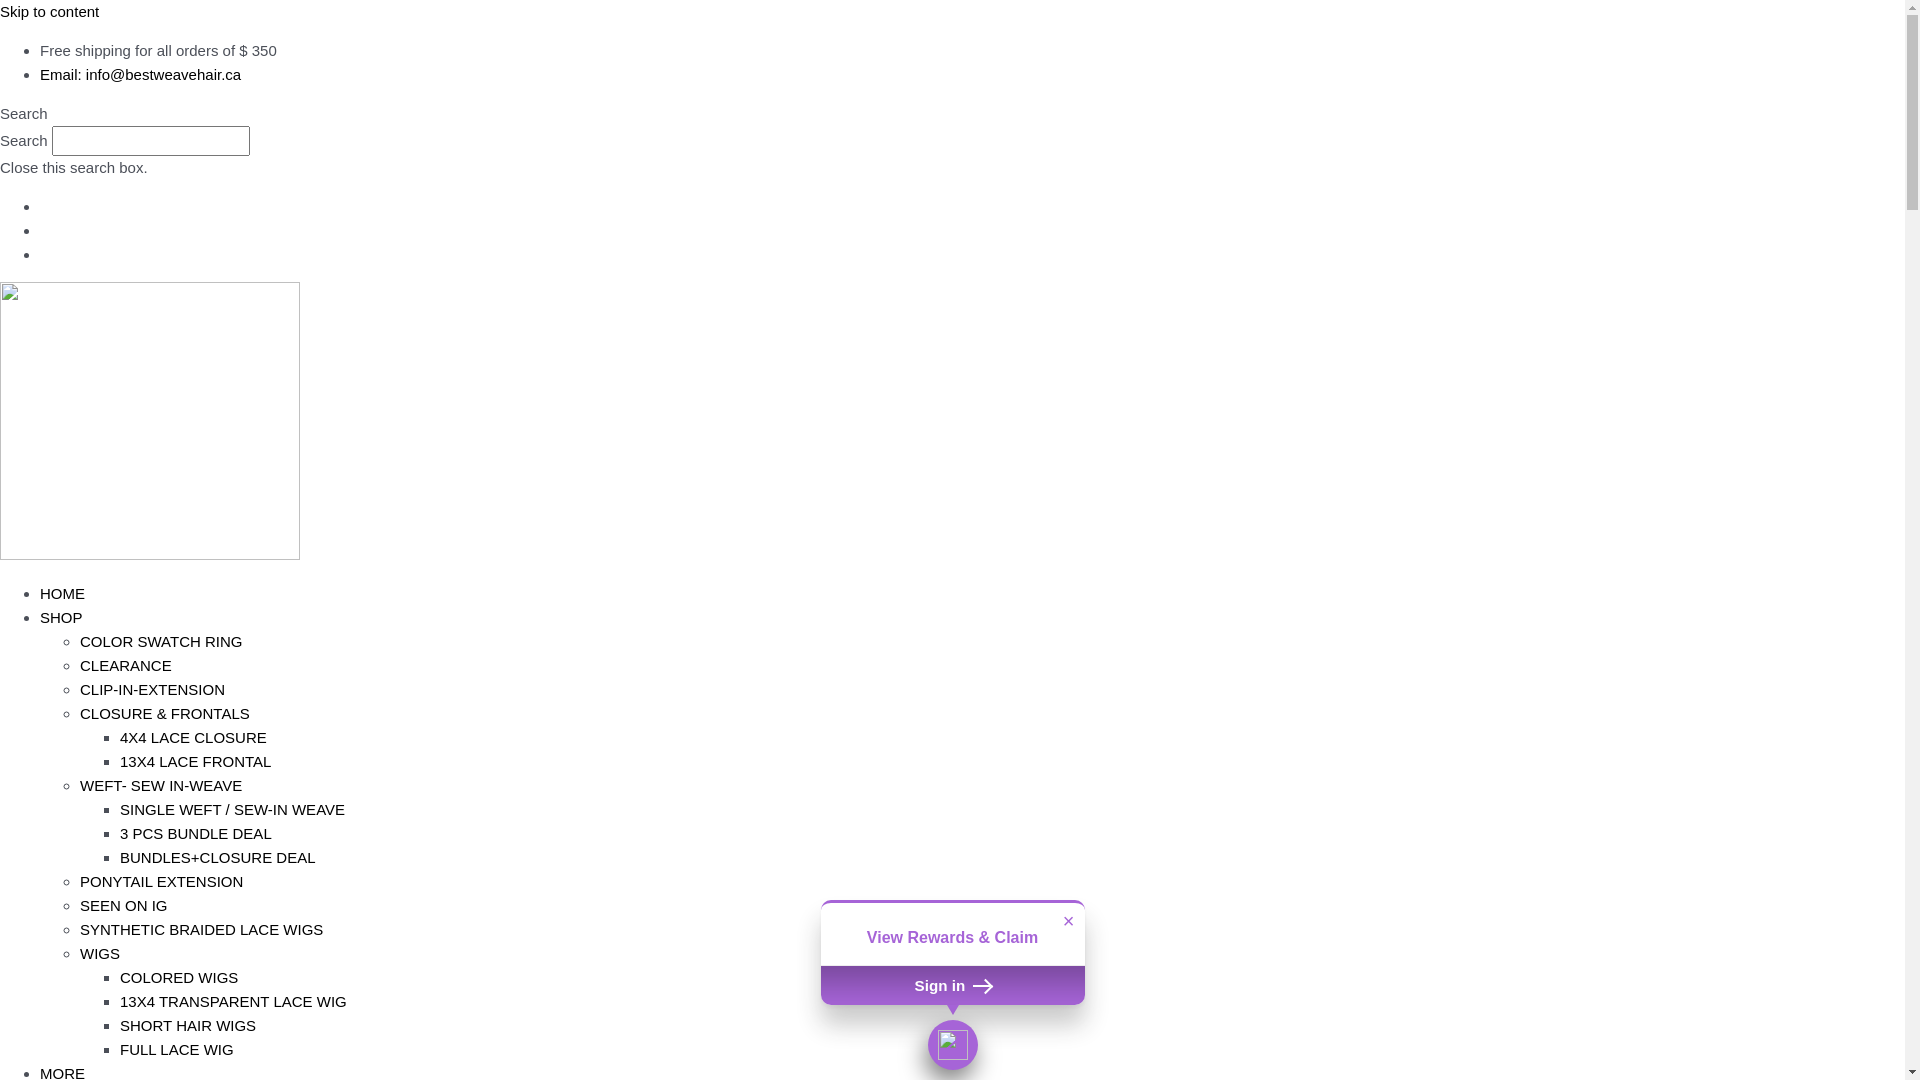  I want to click on 'PONYTAIL EXTENSION', so click(161, 880).